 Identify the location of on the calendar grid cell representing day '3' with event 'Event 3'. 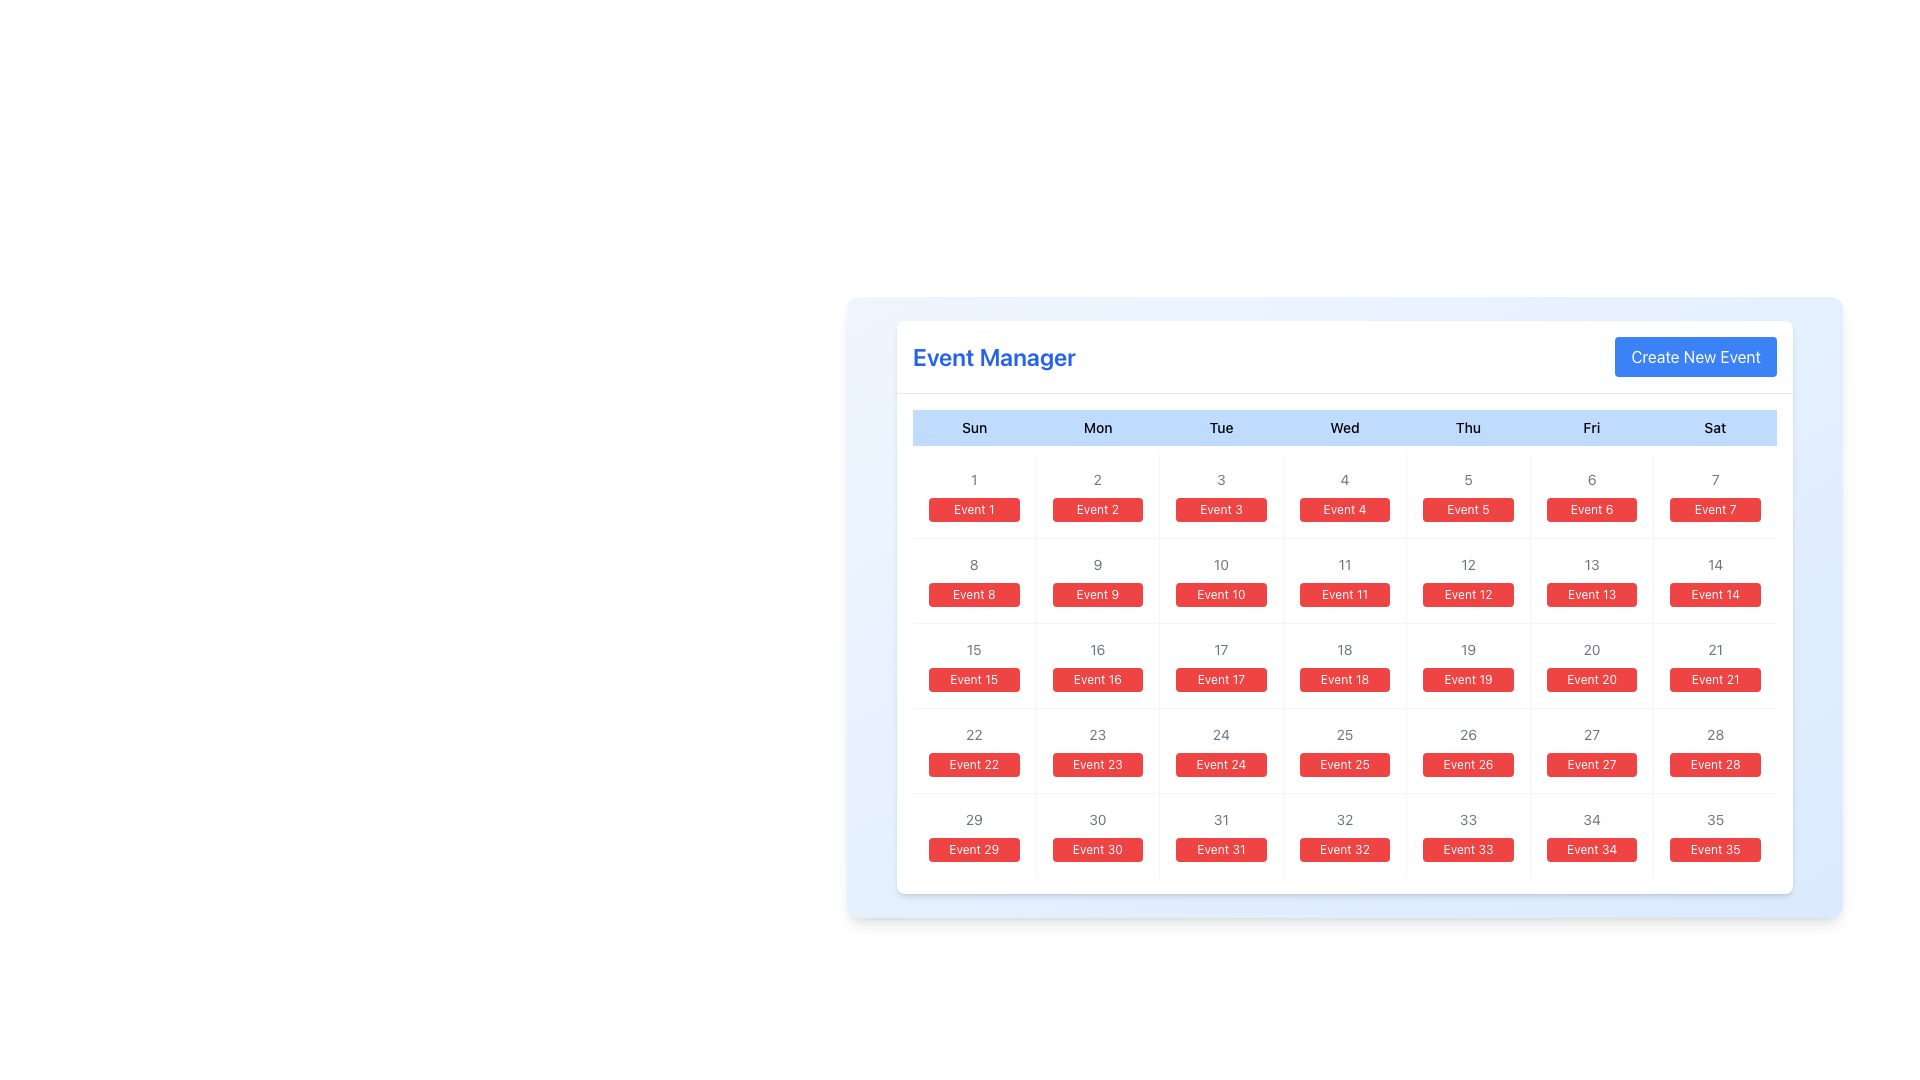
(1220, 495).